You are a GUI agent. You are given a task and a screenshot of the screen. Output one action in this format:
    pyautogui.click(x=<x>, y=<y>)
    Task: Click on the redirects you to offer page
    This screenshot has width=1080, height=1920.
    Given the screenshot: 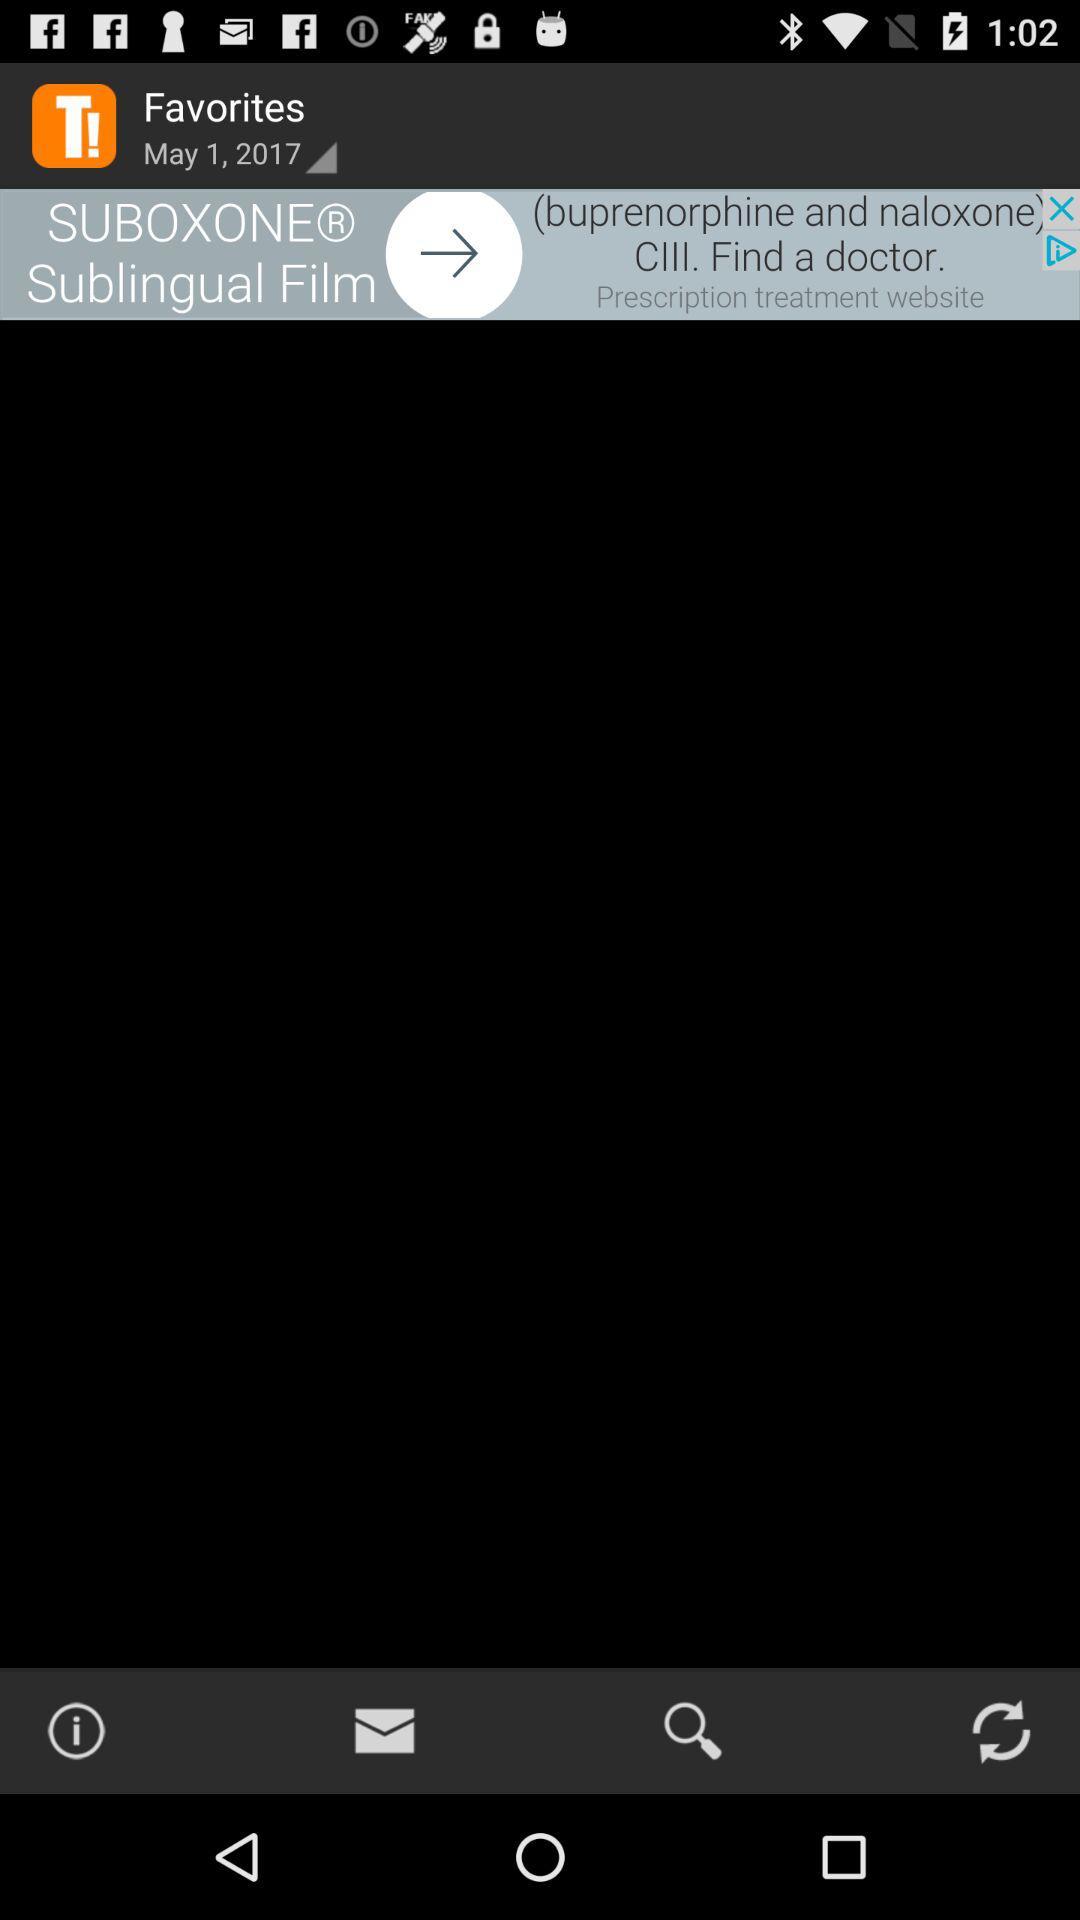 What is the action you would take?
    pyautogui.click(x=540, y=253)
    